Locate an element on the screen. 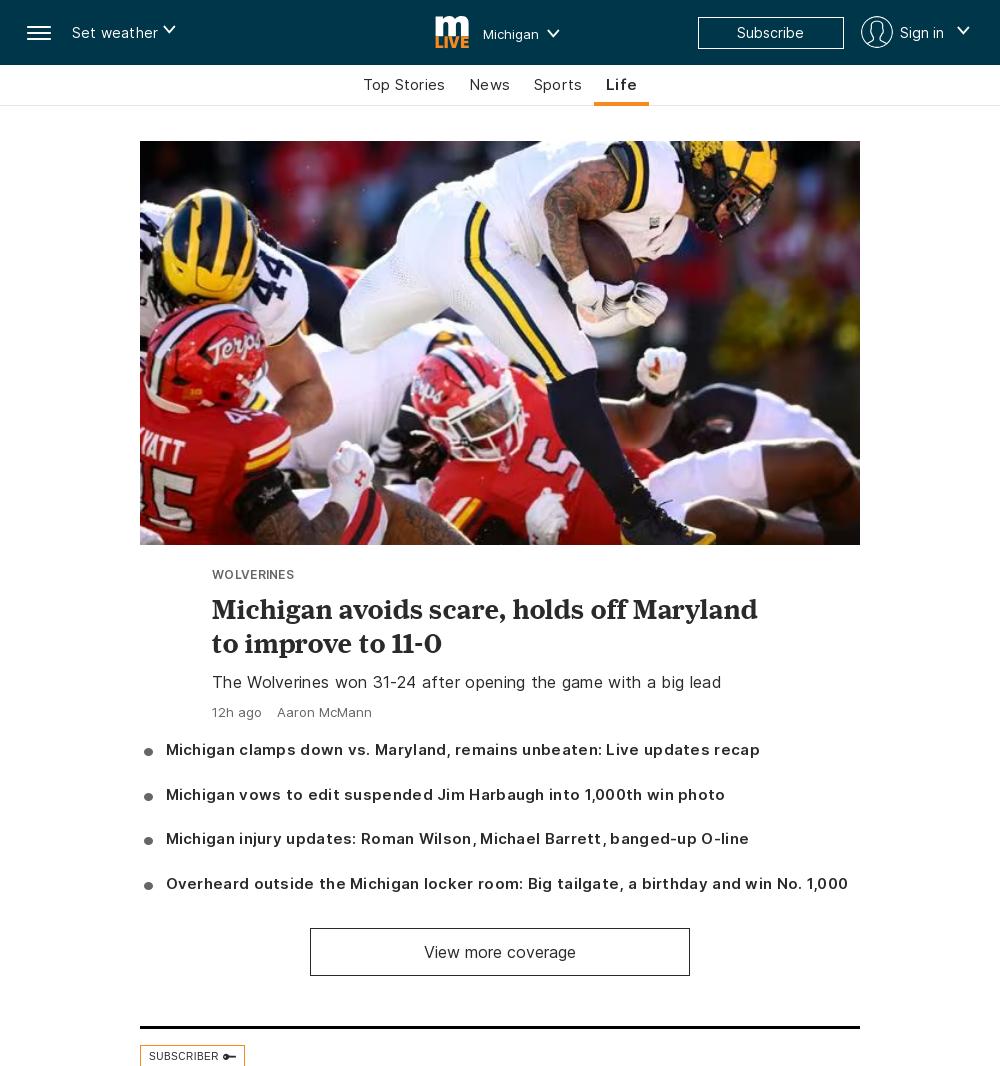  'Subscriber' is located at coordinates (184, 1056).